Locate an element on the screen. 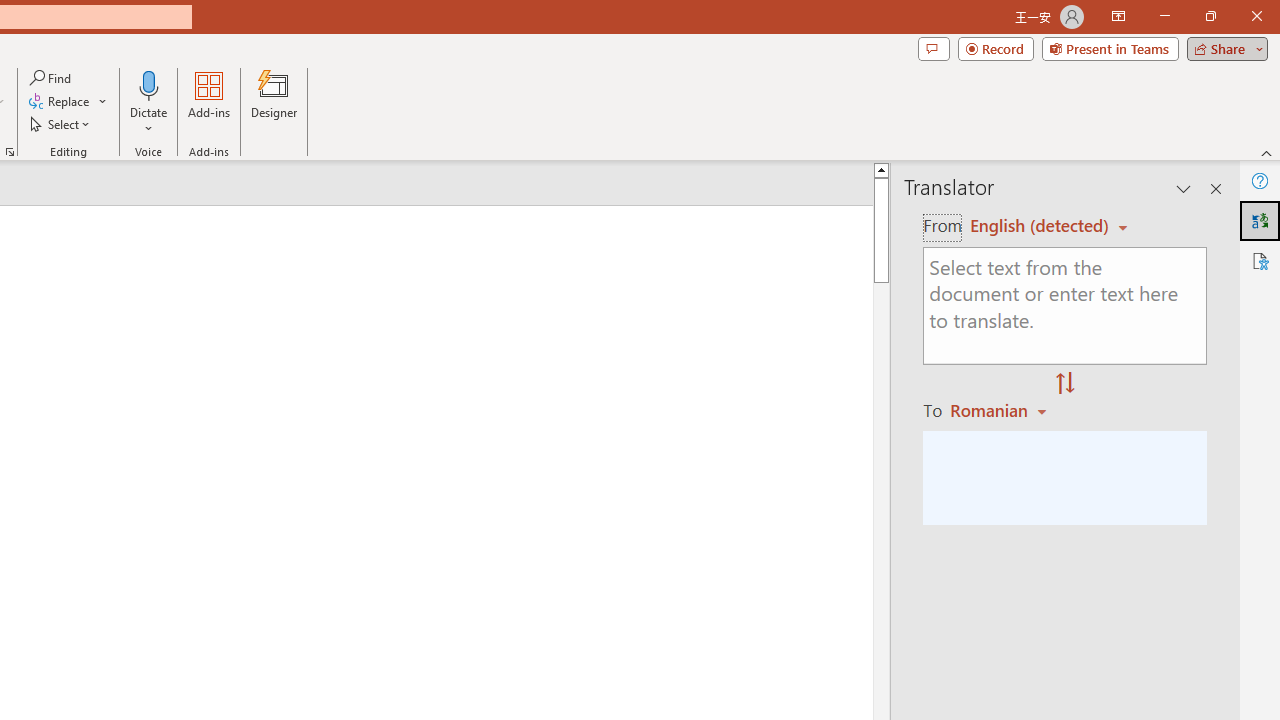 This screenshot has height=720, width=1280. 'Romanian' is located at coordinates (1001, 409).